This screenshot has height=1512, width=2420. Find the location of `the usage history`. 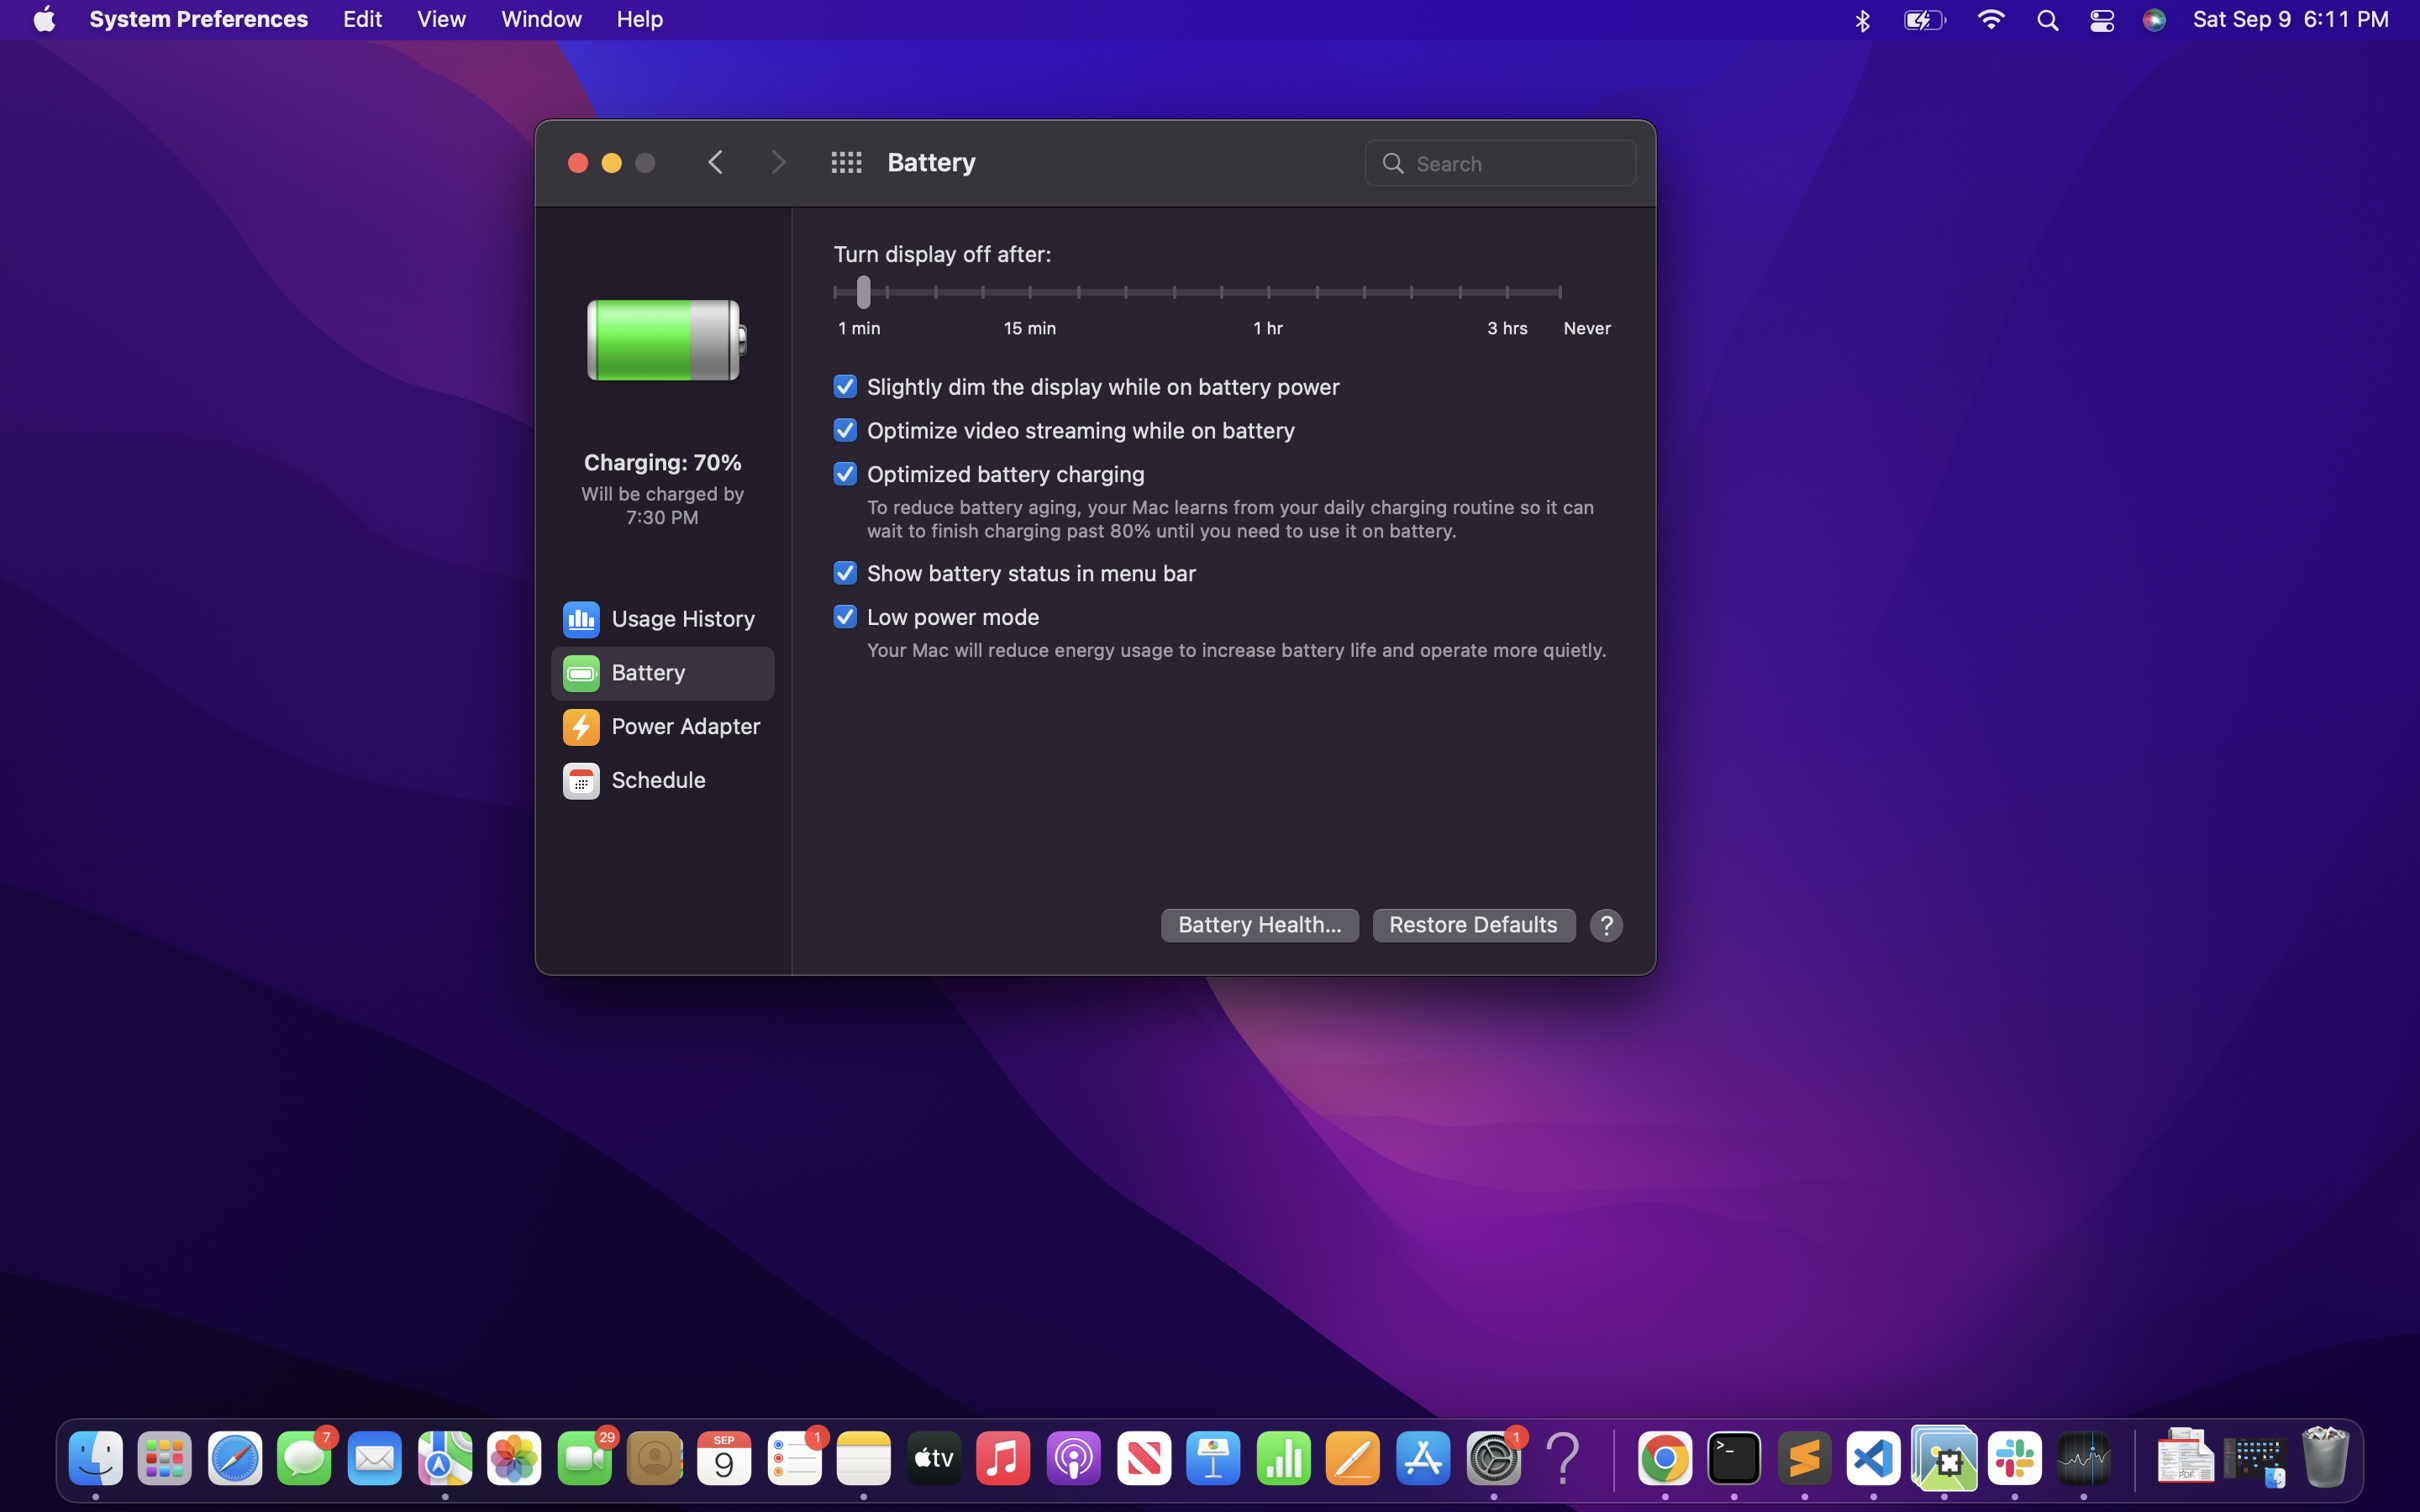

the usage history is located at coordinates (660, 617).